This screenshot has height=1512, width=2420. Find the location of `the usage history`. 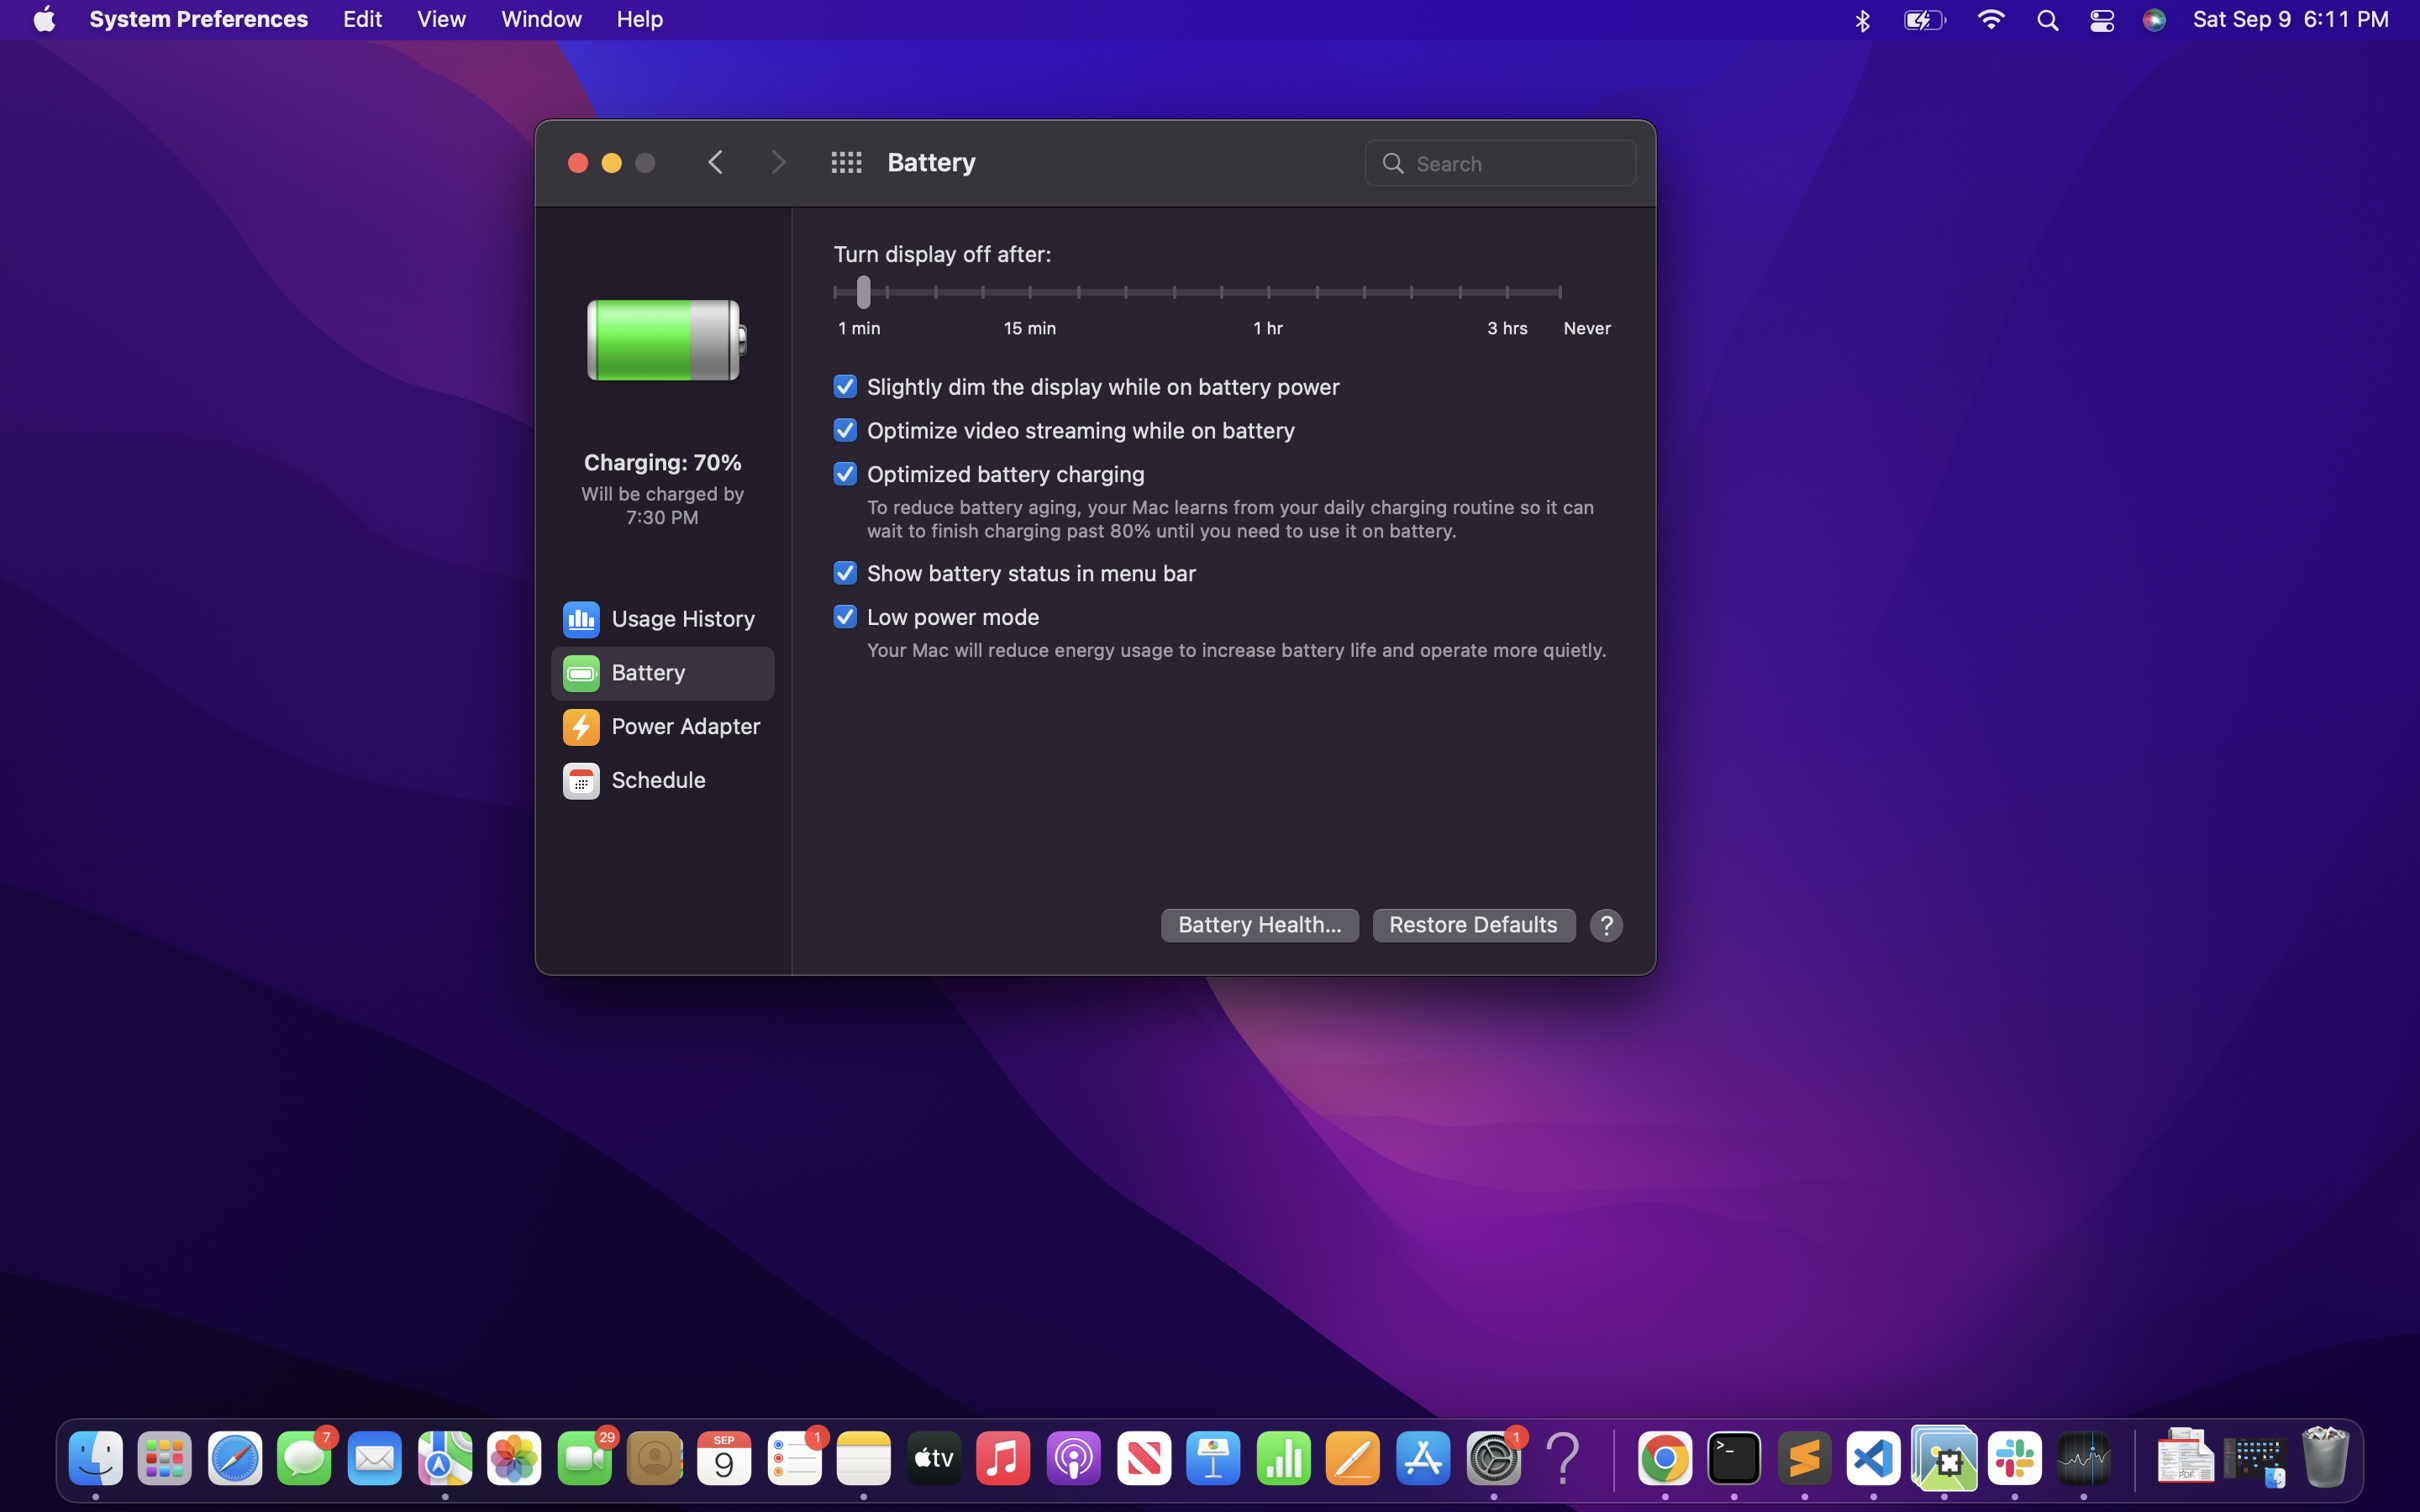

the usage history is located at coordinates (660, 617).